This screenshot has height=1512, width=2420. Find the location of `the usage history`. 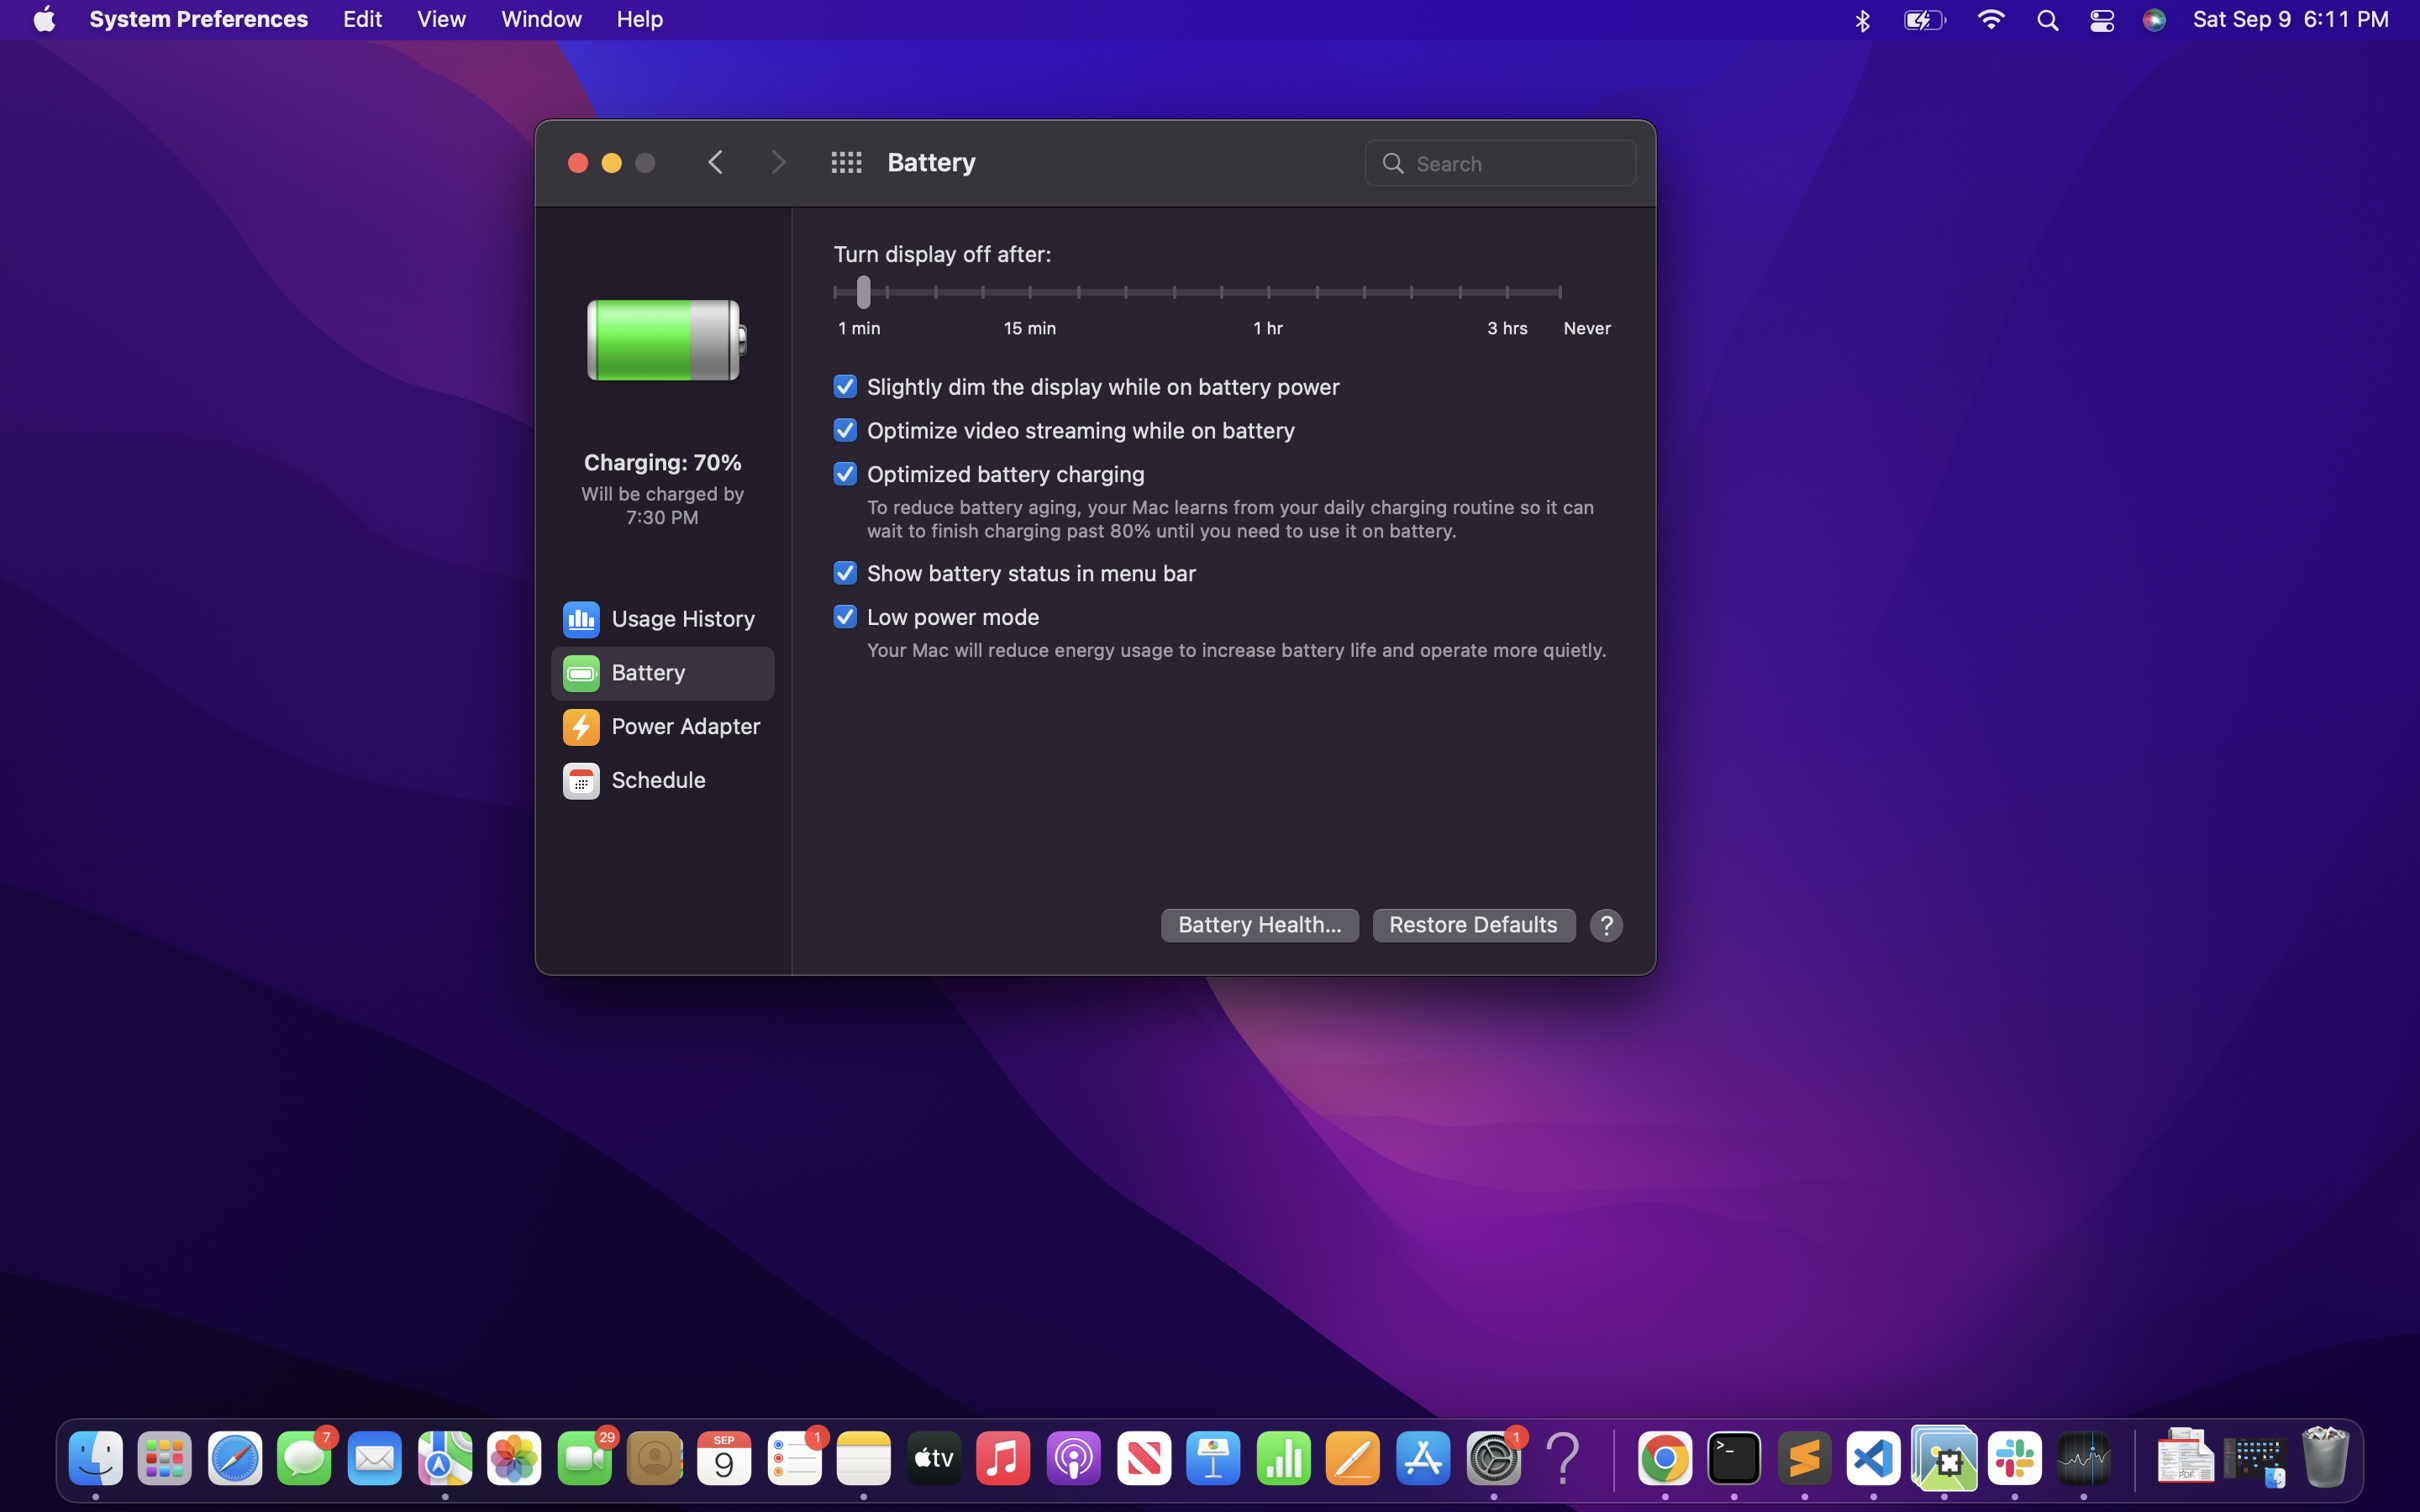

the usage history is located at coordinates (660, 617).